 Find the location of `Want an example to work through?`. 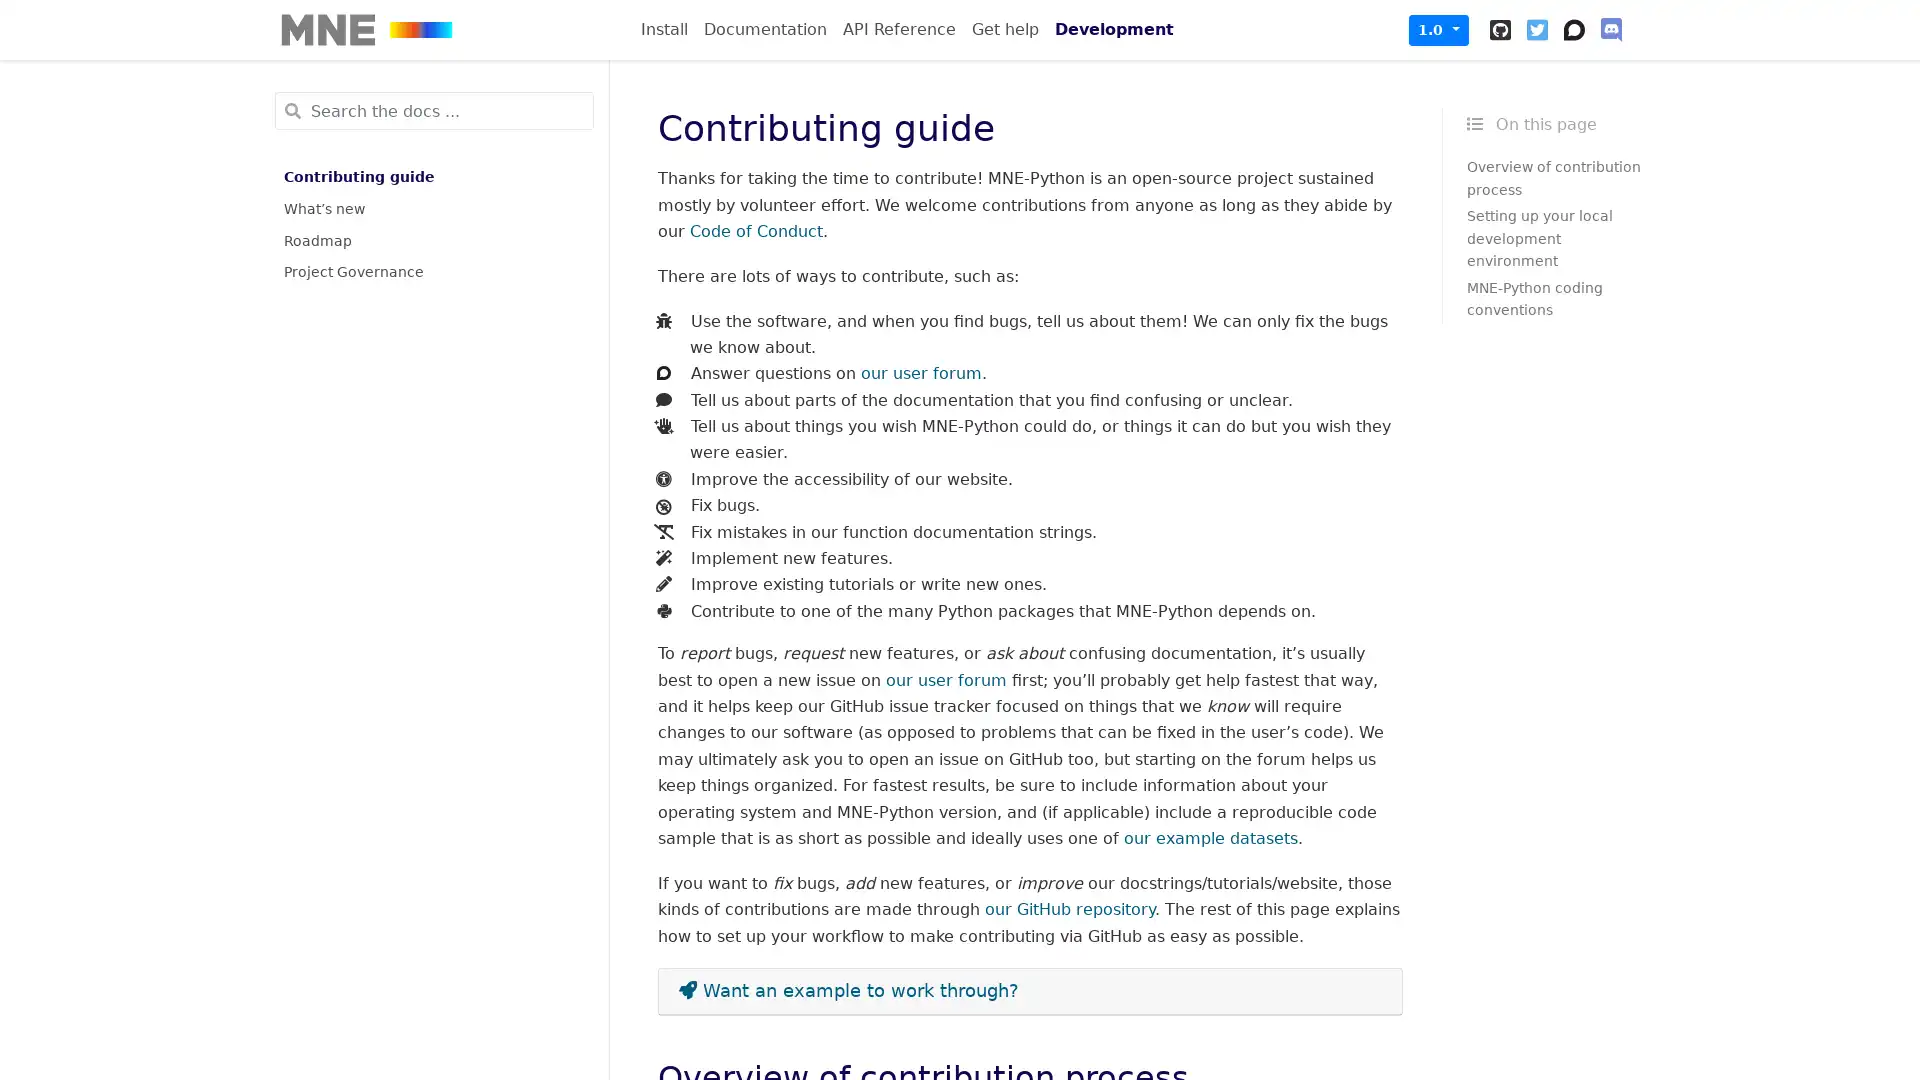

Want an example to work through? is located at coordinates (1030, 991).